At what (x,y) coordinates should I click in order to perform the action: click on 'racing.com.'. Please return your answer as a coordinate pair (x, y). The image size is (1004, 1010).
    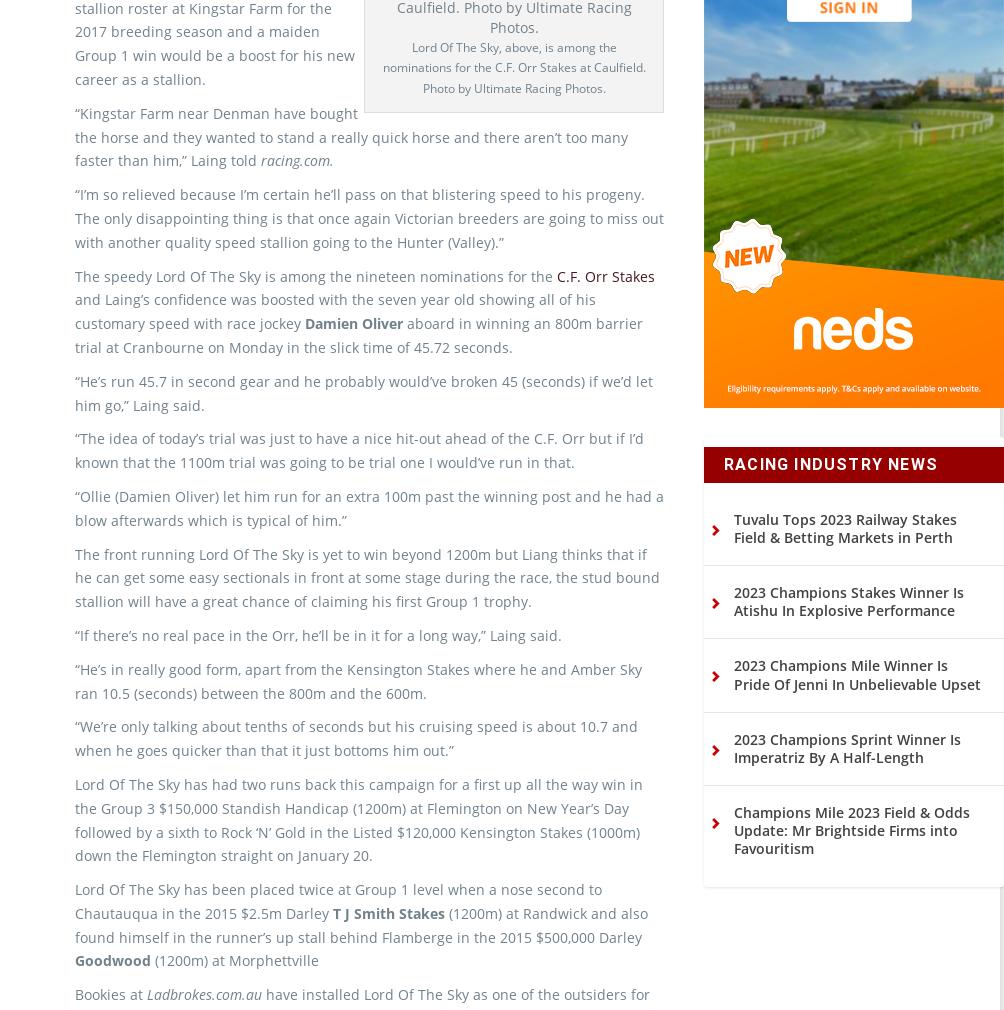
    Looking at the image, I should click on (261, 193).